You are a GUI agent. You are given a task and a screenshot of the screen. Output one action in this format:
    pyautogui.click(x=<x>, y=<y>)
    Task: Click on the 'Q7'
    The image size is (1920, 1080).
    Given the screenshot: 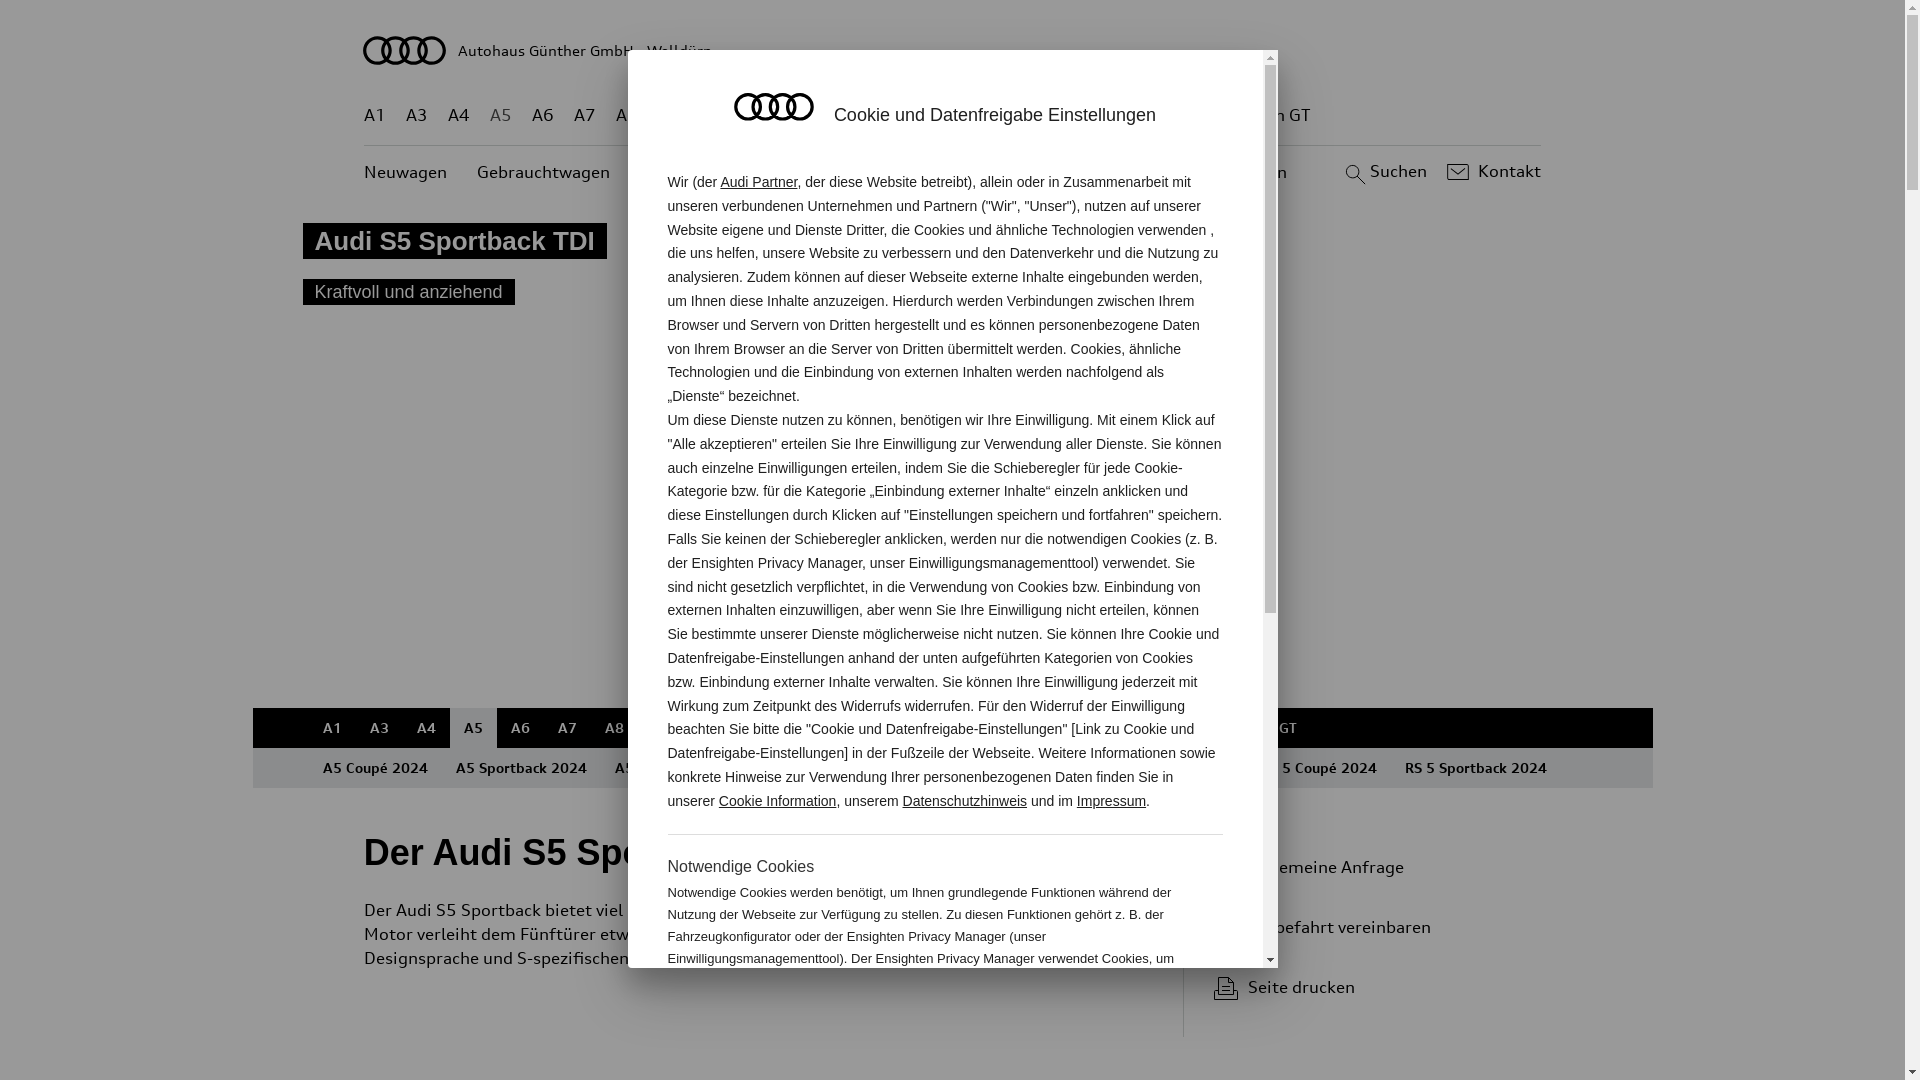 What is the action you would take?
    pyautogui.click(x=893, y=115)
    